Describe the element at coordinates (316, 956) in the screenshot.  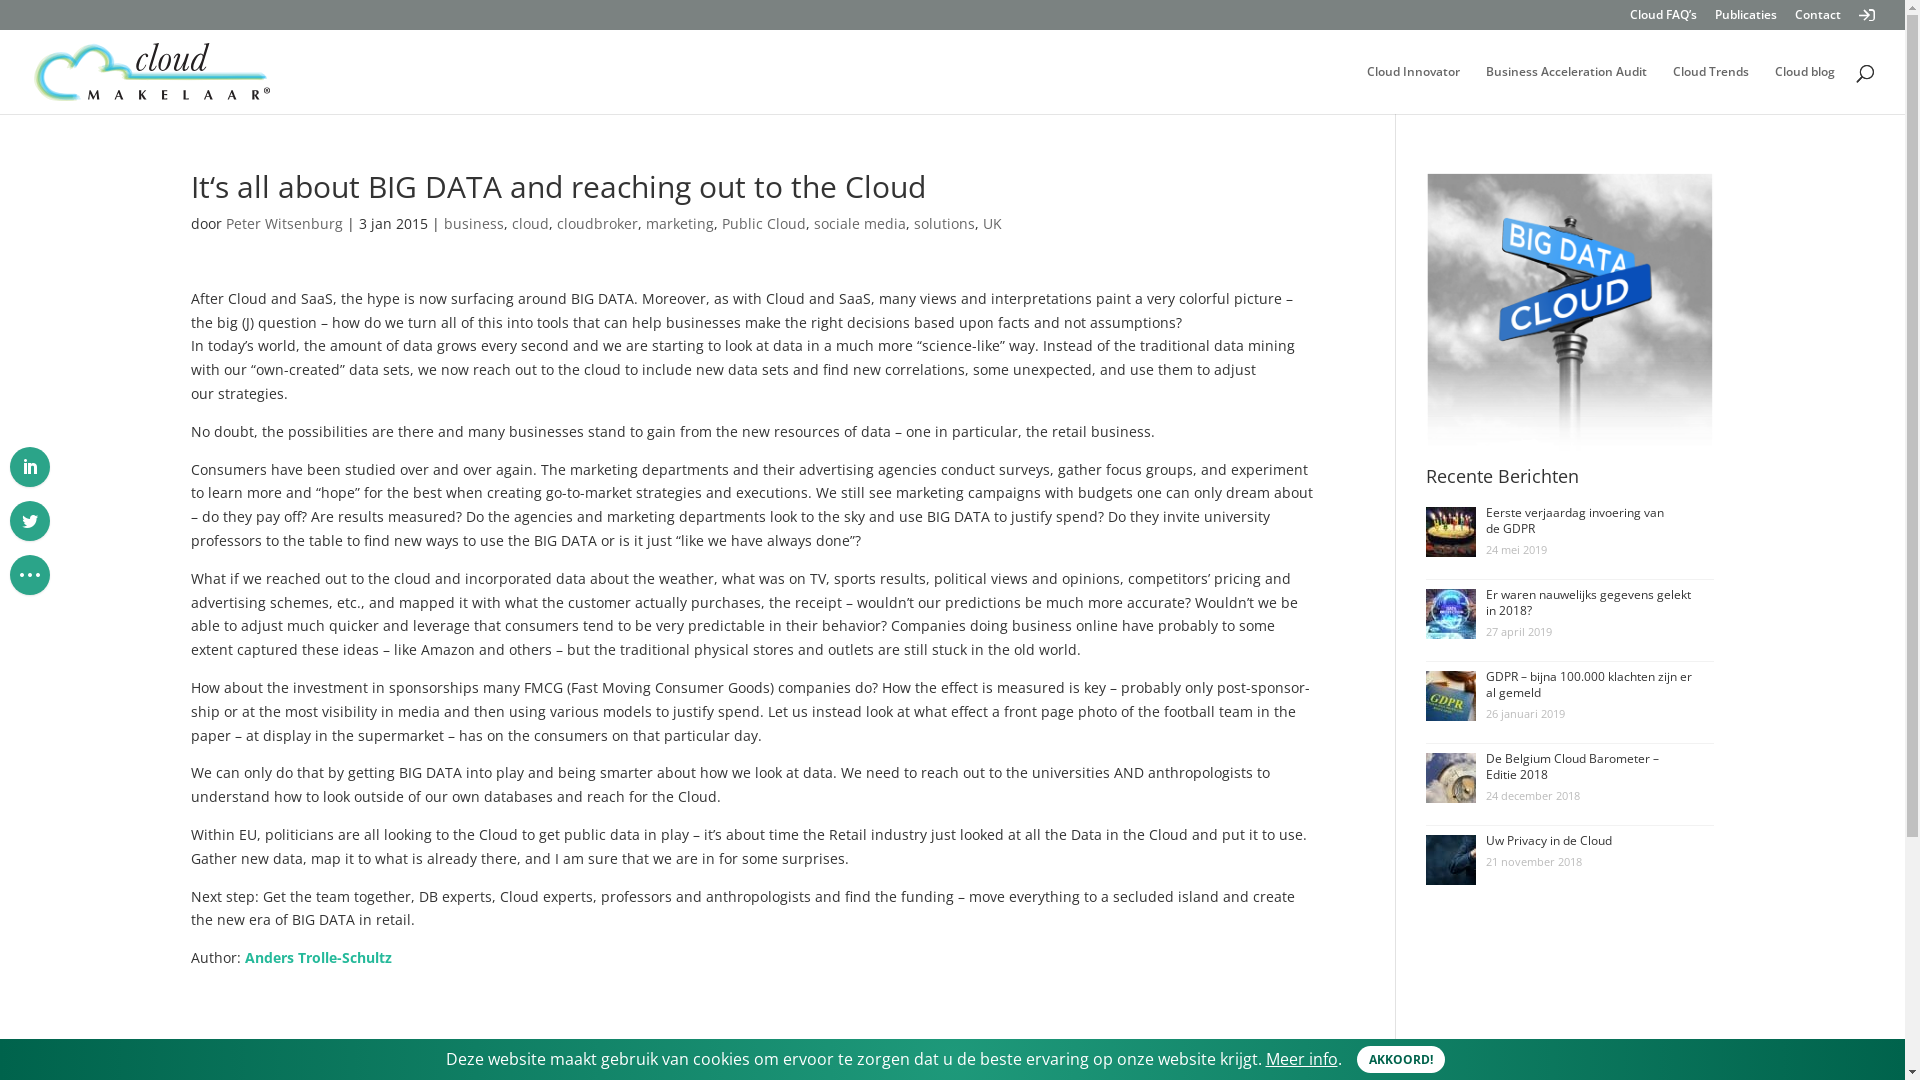
I see `'Anders Trolle-Schultz'` at that location.